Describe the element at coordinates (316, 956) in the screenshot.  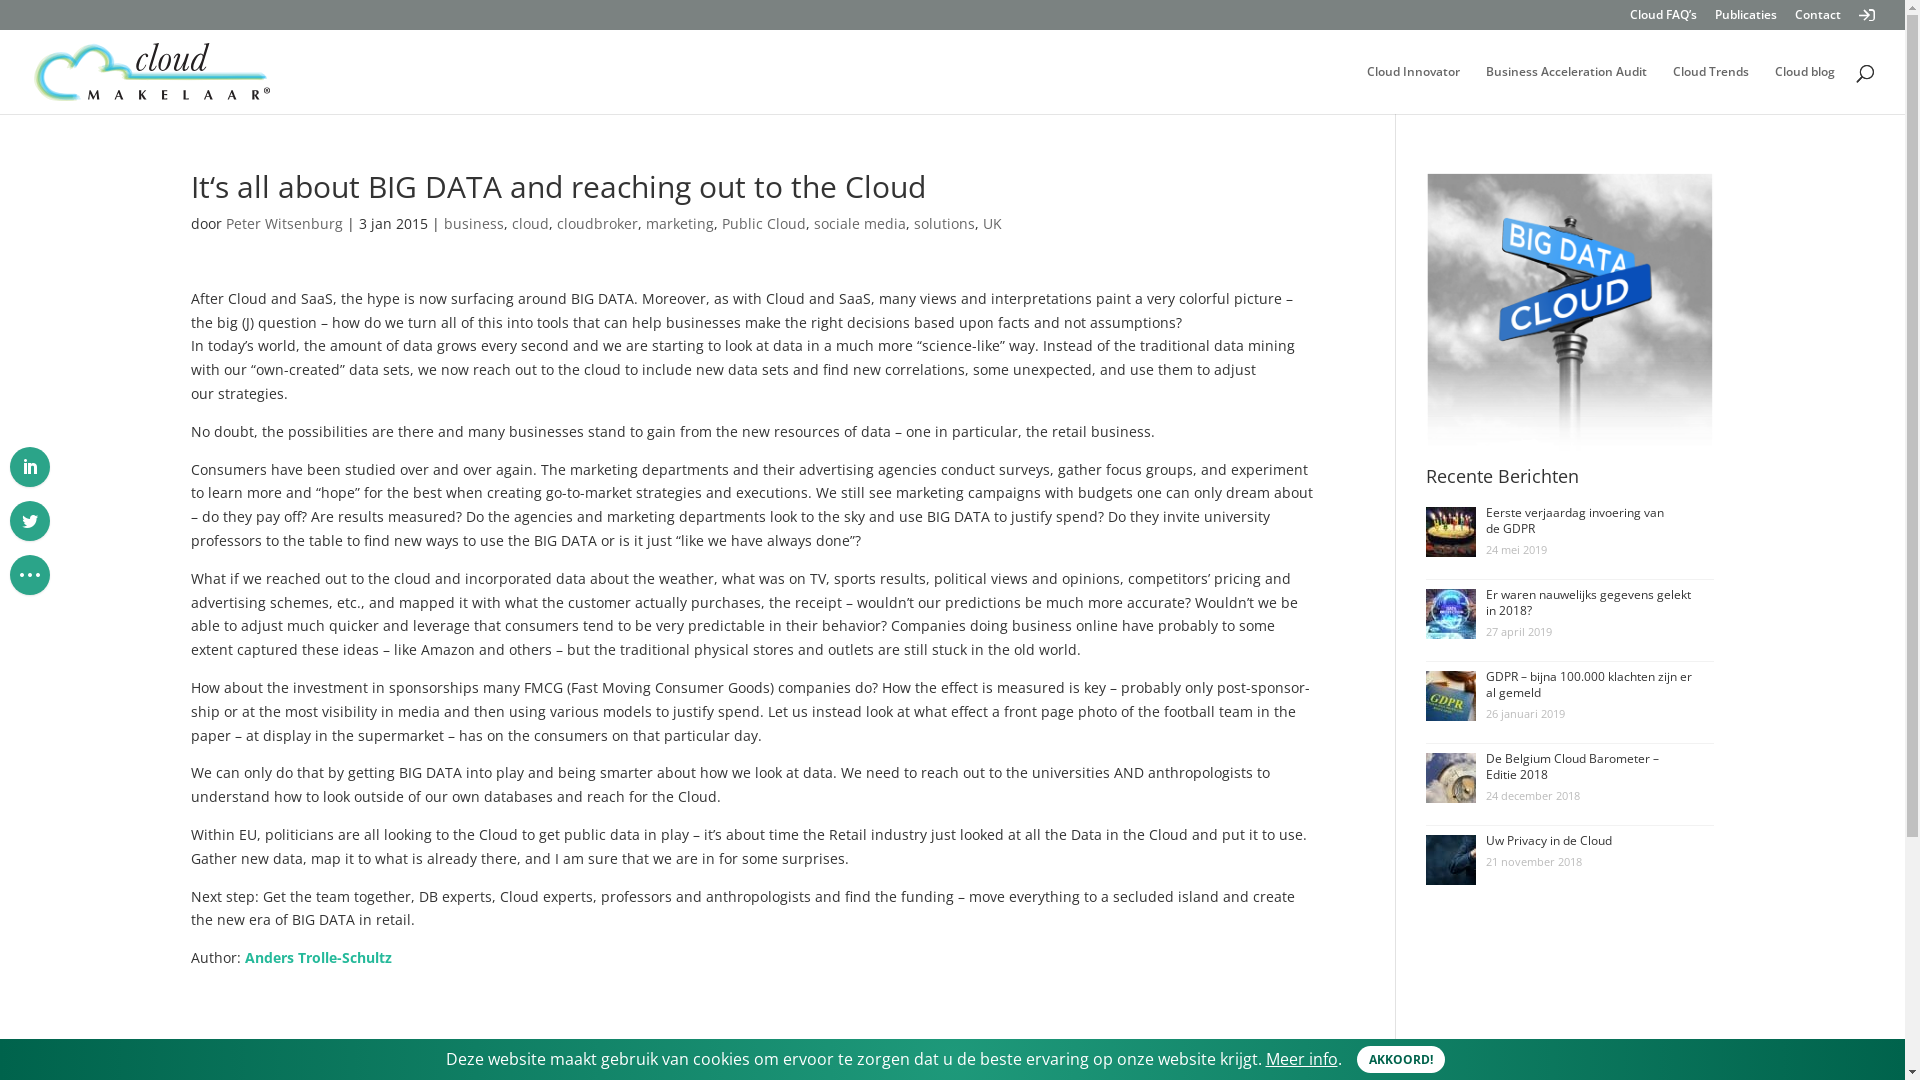
I see `'Anders Trolle-Schultz'` at that location.